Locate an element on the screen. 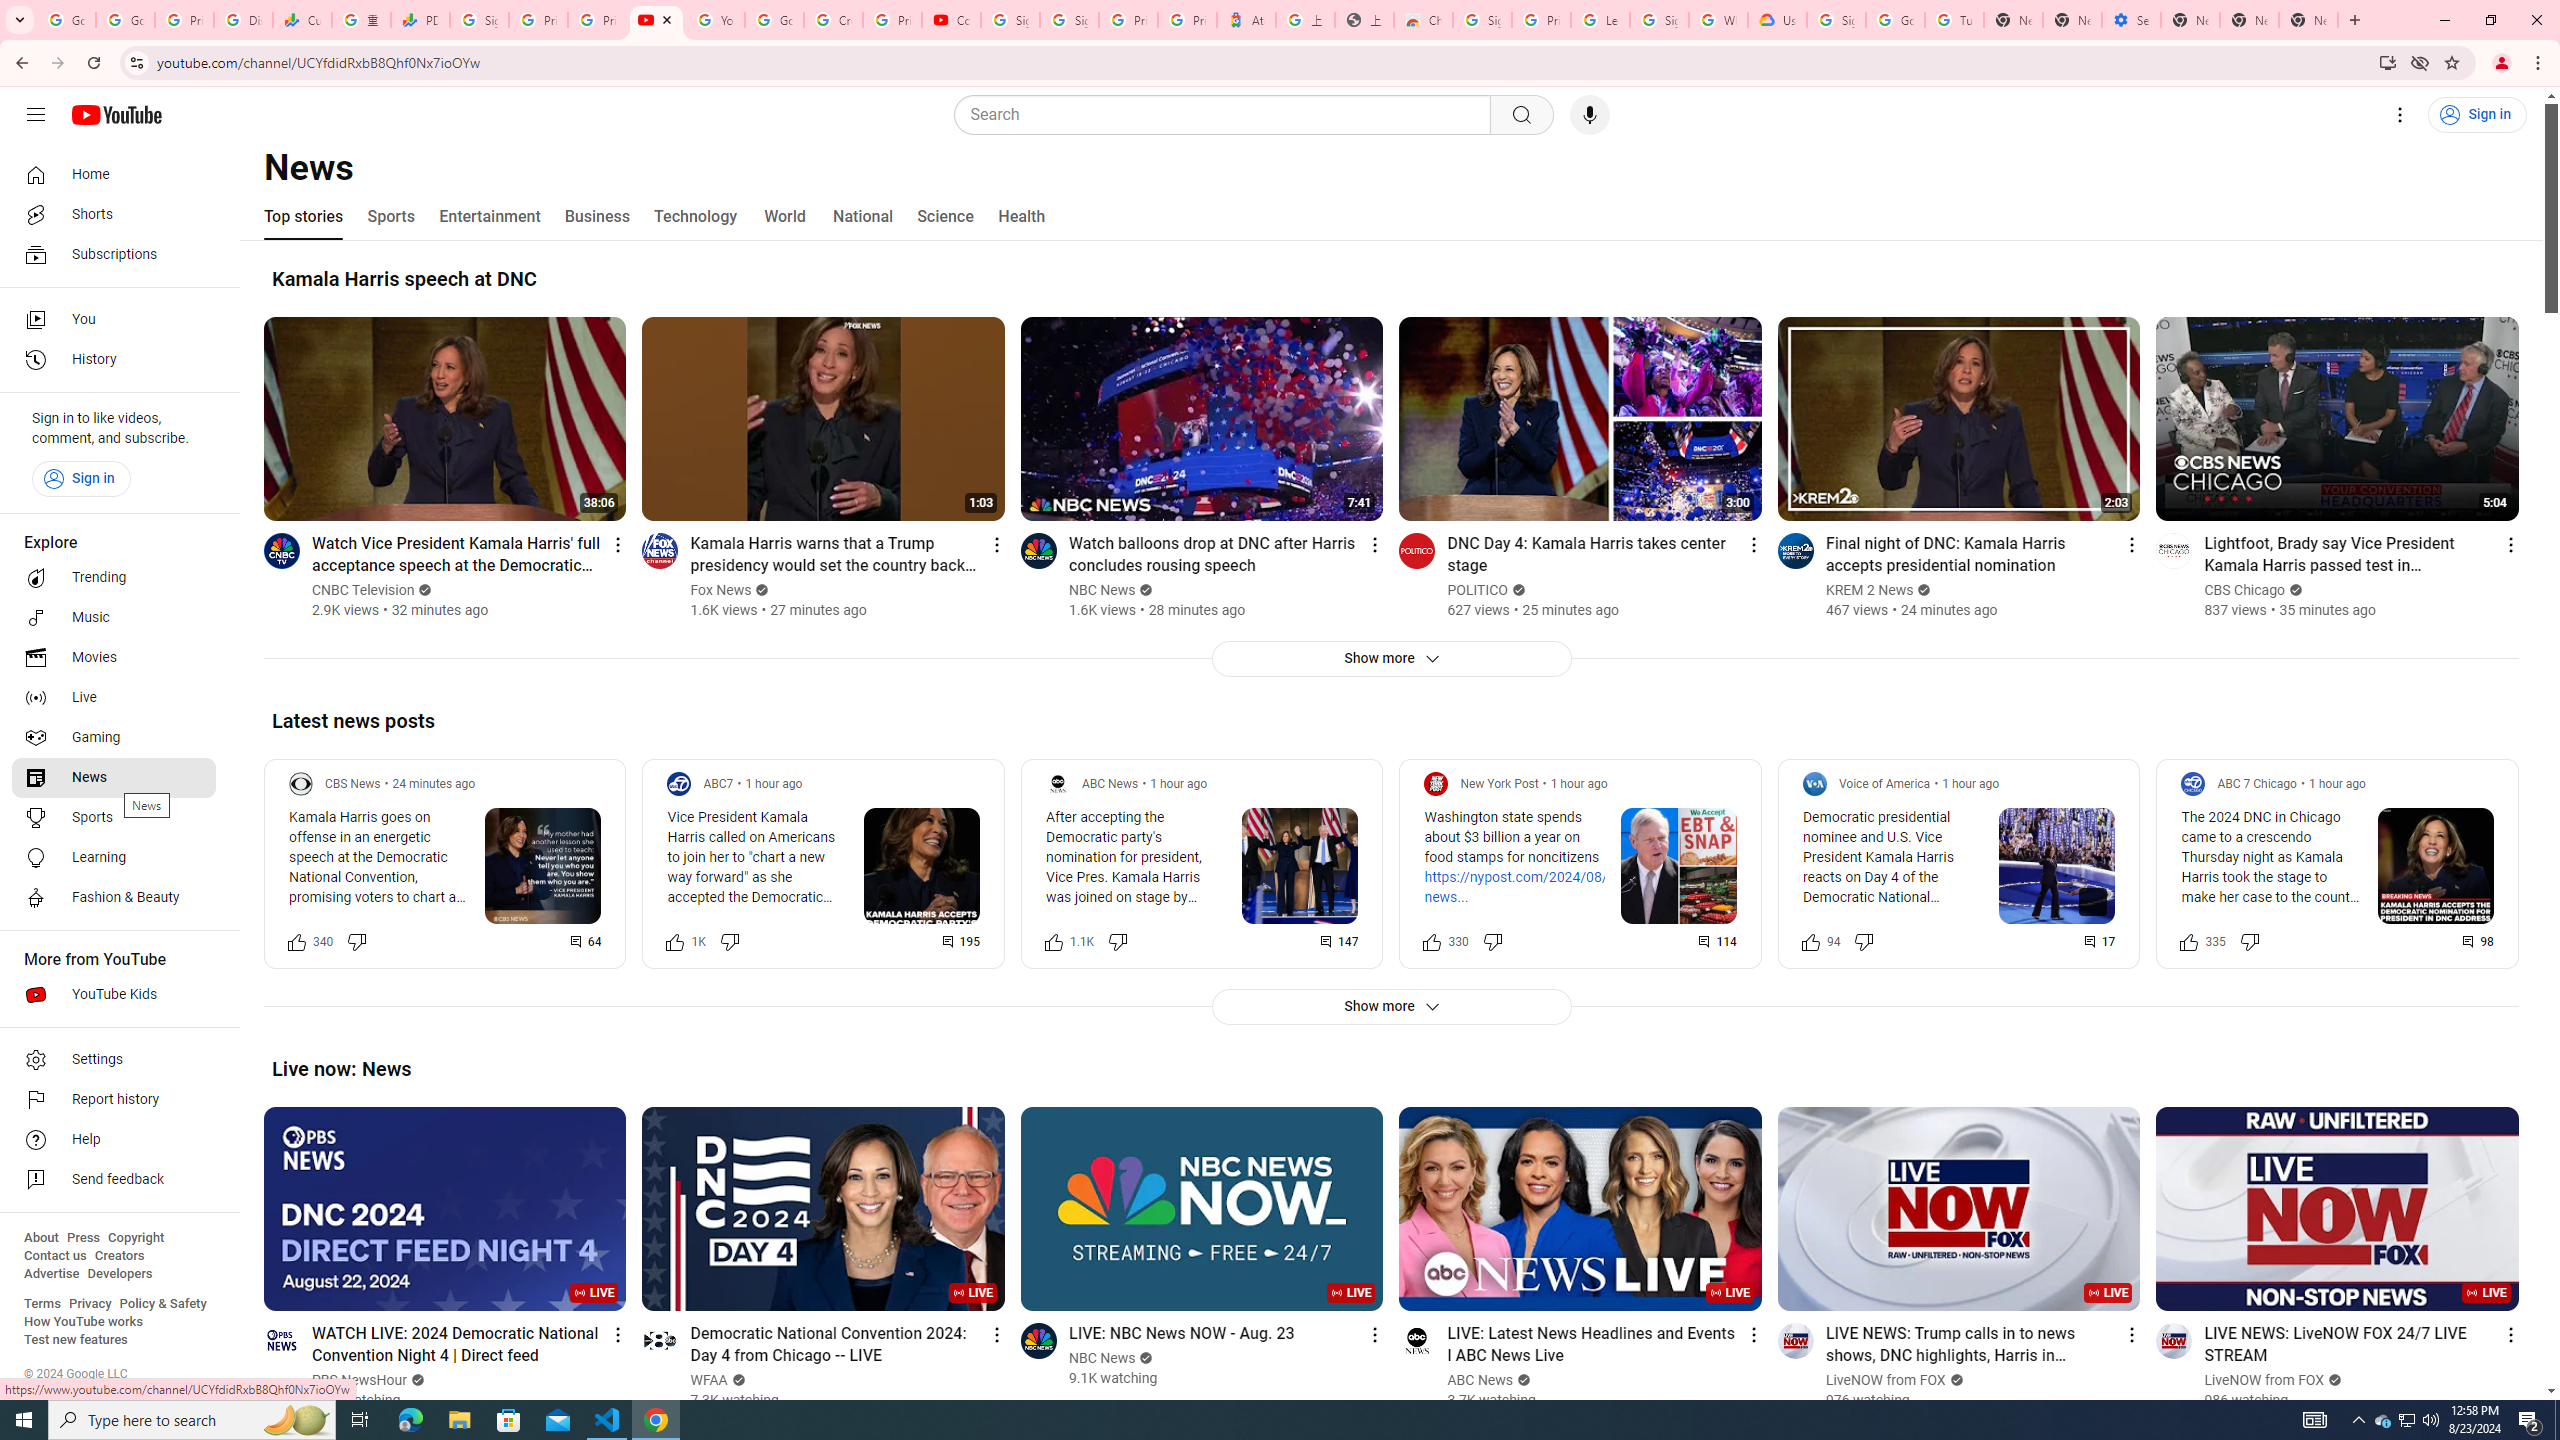 The height and width of the screenshot is (1440, 2560). 'Like this post along with 335 other people' is located at coordinates (2189, 941).